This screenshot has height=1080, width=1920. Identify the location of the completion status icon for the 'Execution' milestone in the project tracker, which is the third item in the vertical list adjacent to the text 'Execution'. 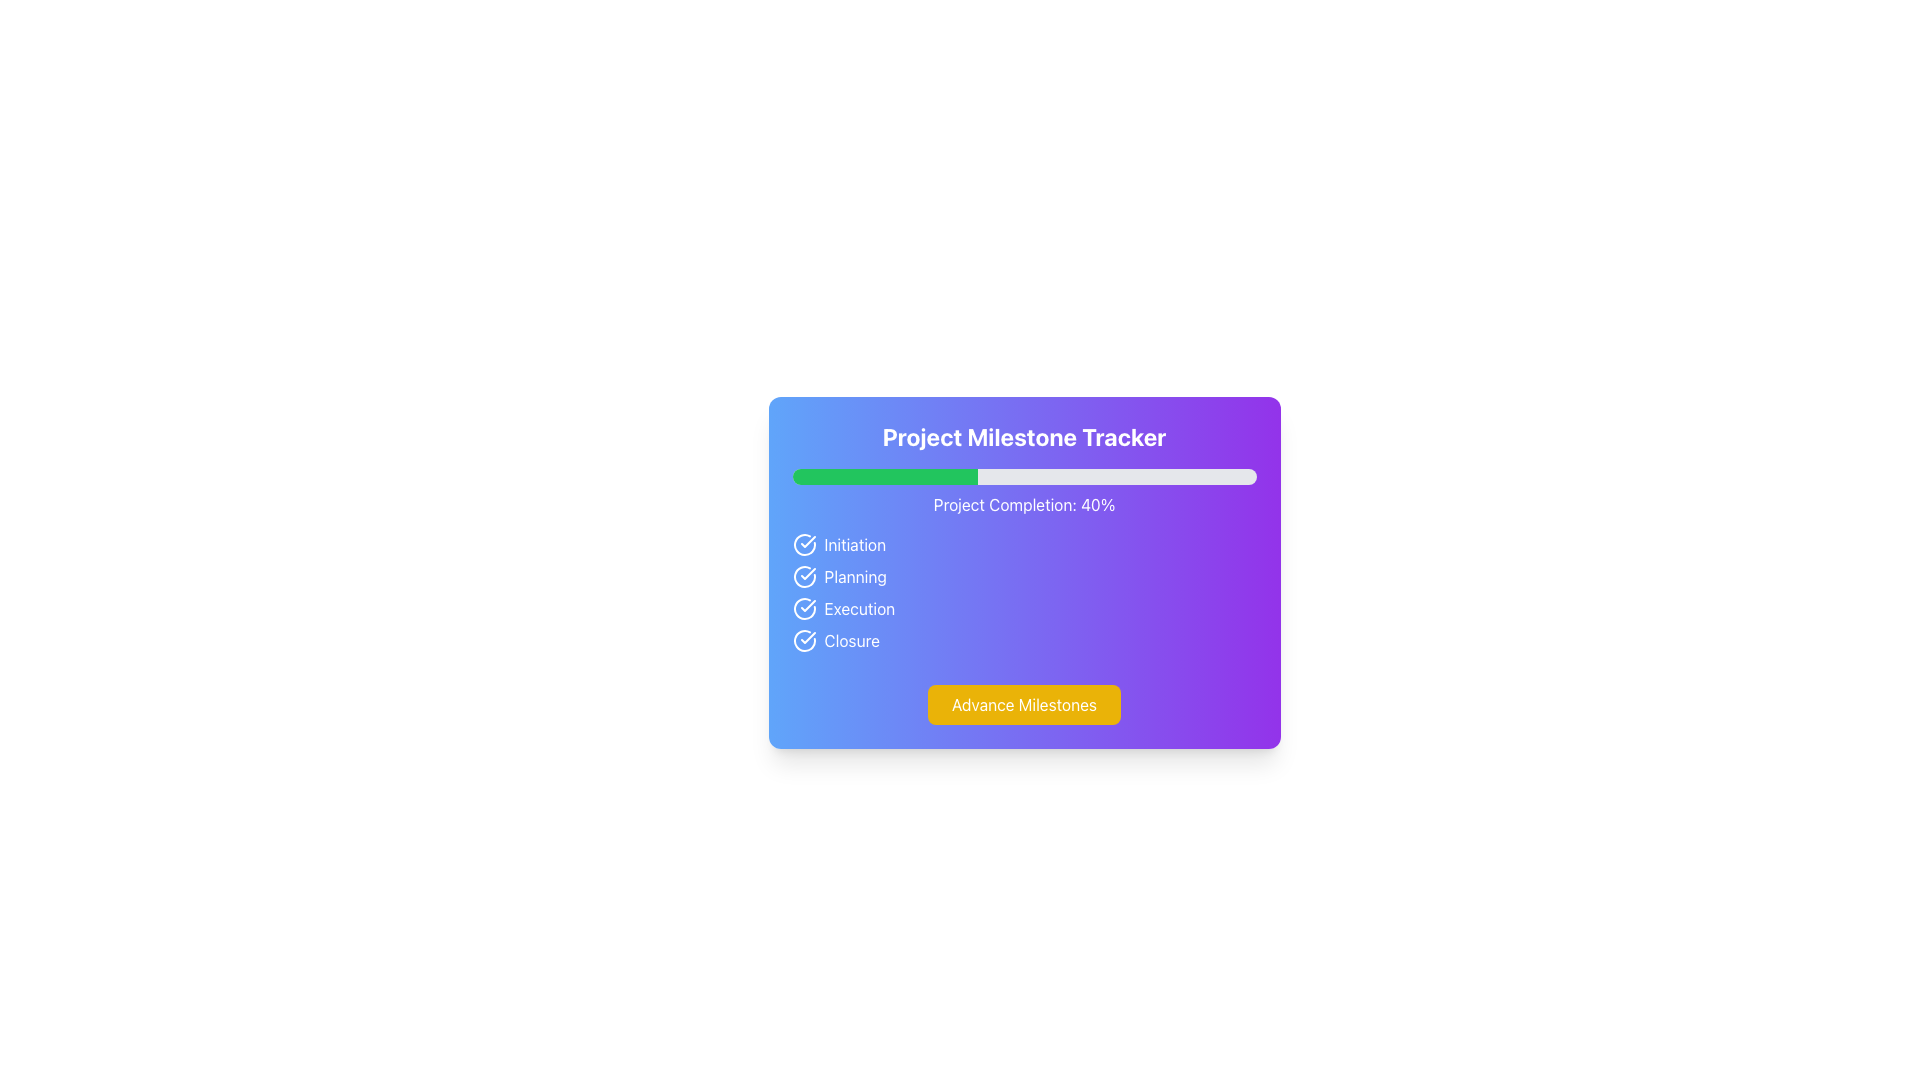
(808, 608).